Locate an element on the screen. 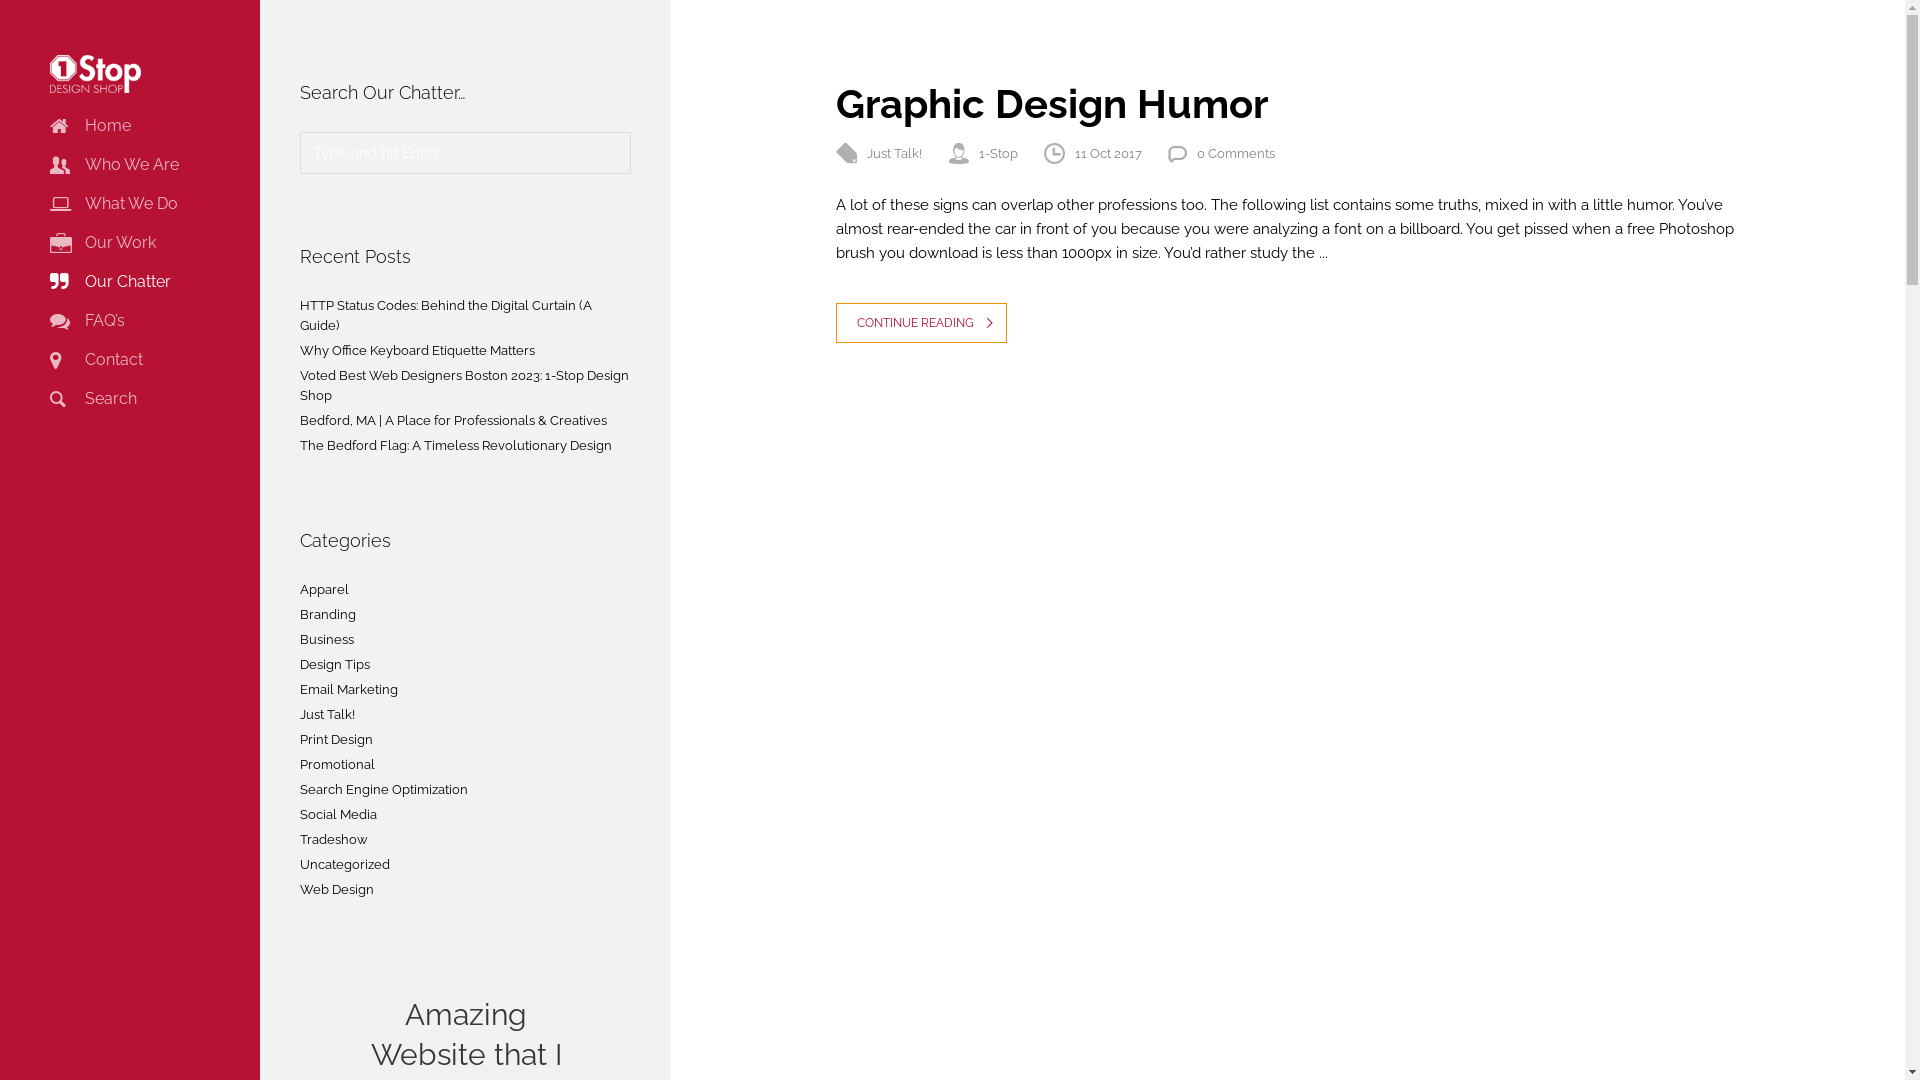 The width and height of the screenshot is (1920, 1080). 'Web Design' is located at coordinates (336, 889).